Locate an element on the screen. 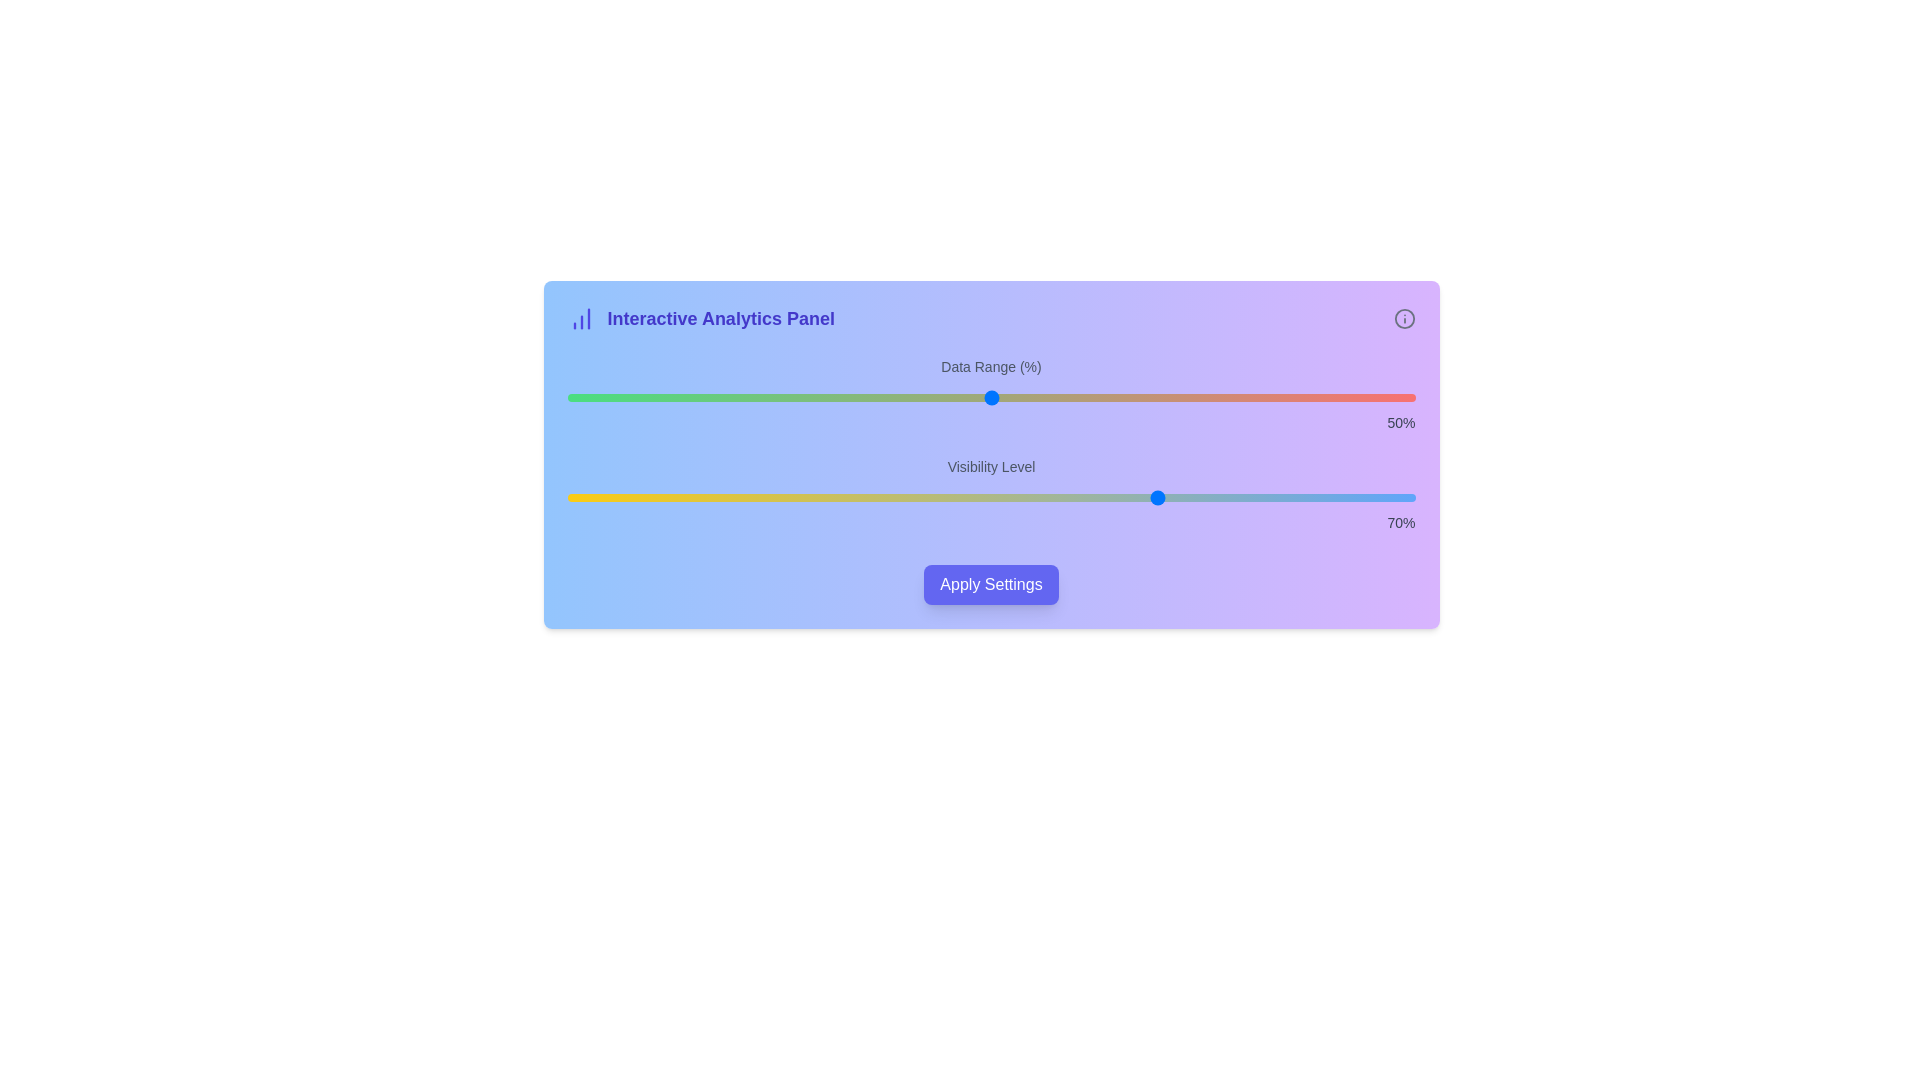  the Data Range slider to 84% is located at coordinates (1278, 397).